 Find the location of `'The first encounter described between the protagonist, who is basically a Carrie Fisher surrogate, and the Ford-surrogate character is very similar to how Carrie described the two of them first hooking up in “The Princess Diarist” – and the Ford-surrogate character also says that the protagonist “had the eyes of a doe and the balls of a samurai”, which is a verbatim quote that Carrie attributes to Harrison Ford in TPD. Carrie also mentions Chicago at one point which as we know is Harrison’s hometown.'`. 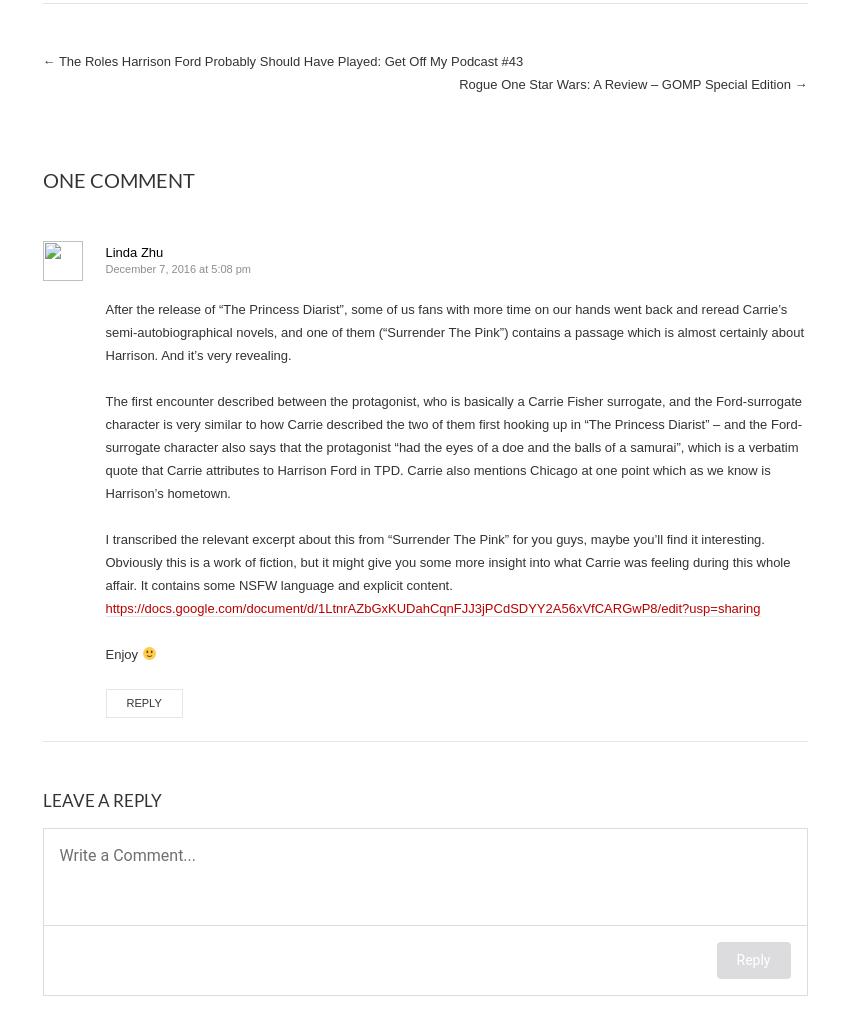

'The first encounter described between the protagonist, who is basically a Carrie Fisher surrogate, and the Ford-surrogate character is very similar to how Carrie described the two of them first hooking up in “The Princess Diarist” – and the Ford-surrogate character also says that the protagonist “had the eyes of a doe and the balls of a samurai”, which is a verbatim quote that Carrie attributes to Harrison Ford in TPD. Carrie also mentions Chicago at one point which as we know is Harrison’s hometown.' is located at coordinates (452, 445).